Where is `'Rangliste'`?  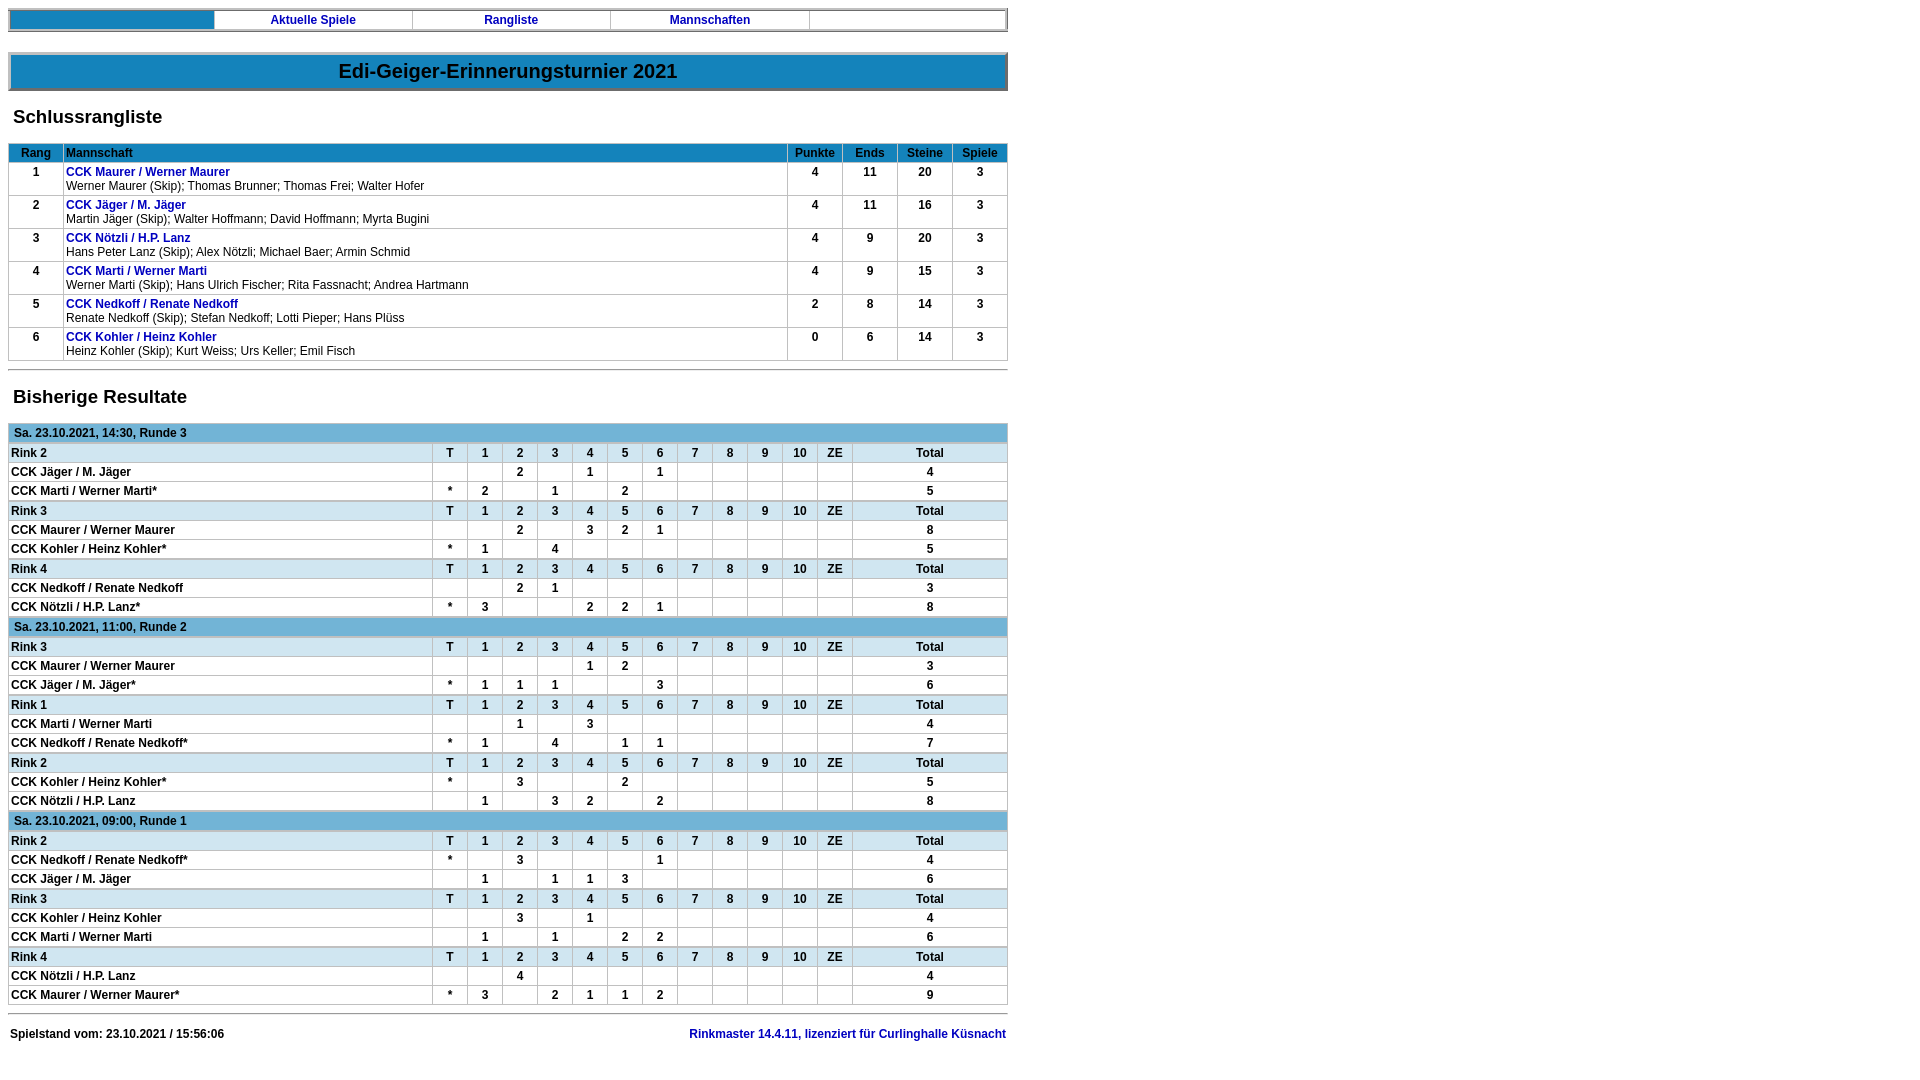 'Rangliste' is located at coordinates (510, 19).